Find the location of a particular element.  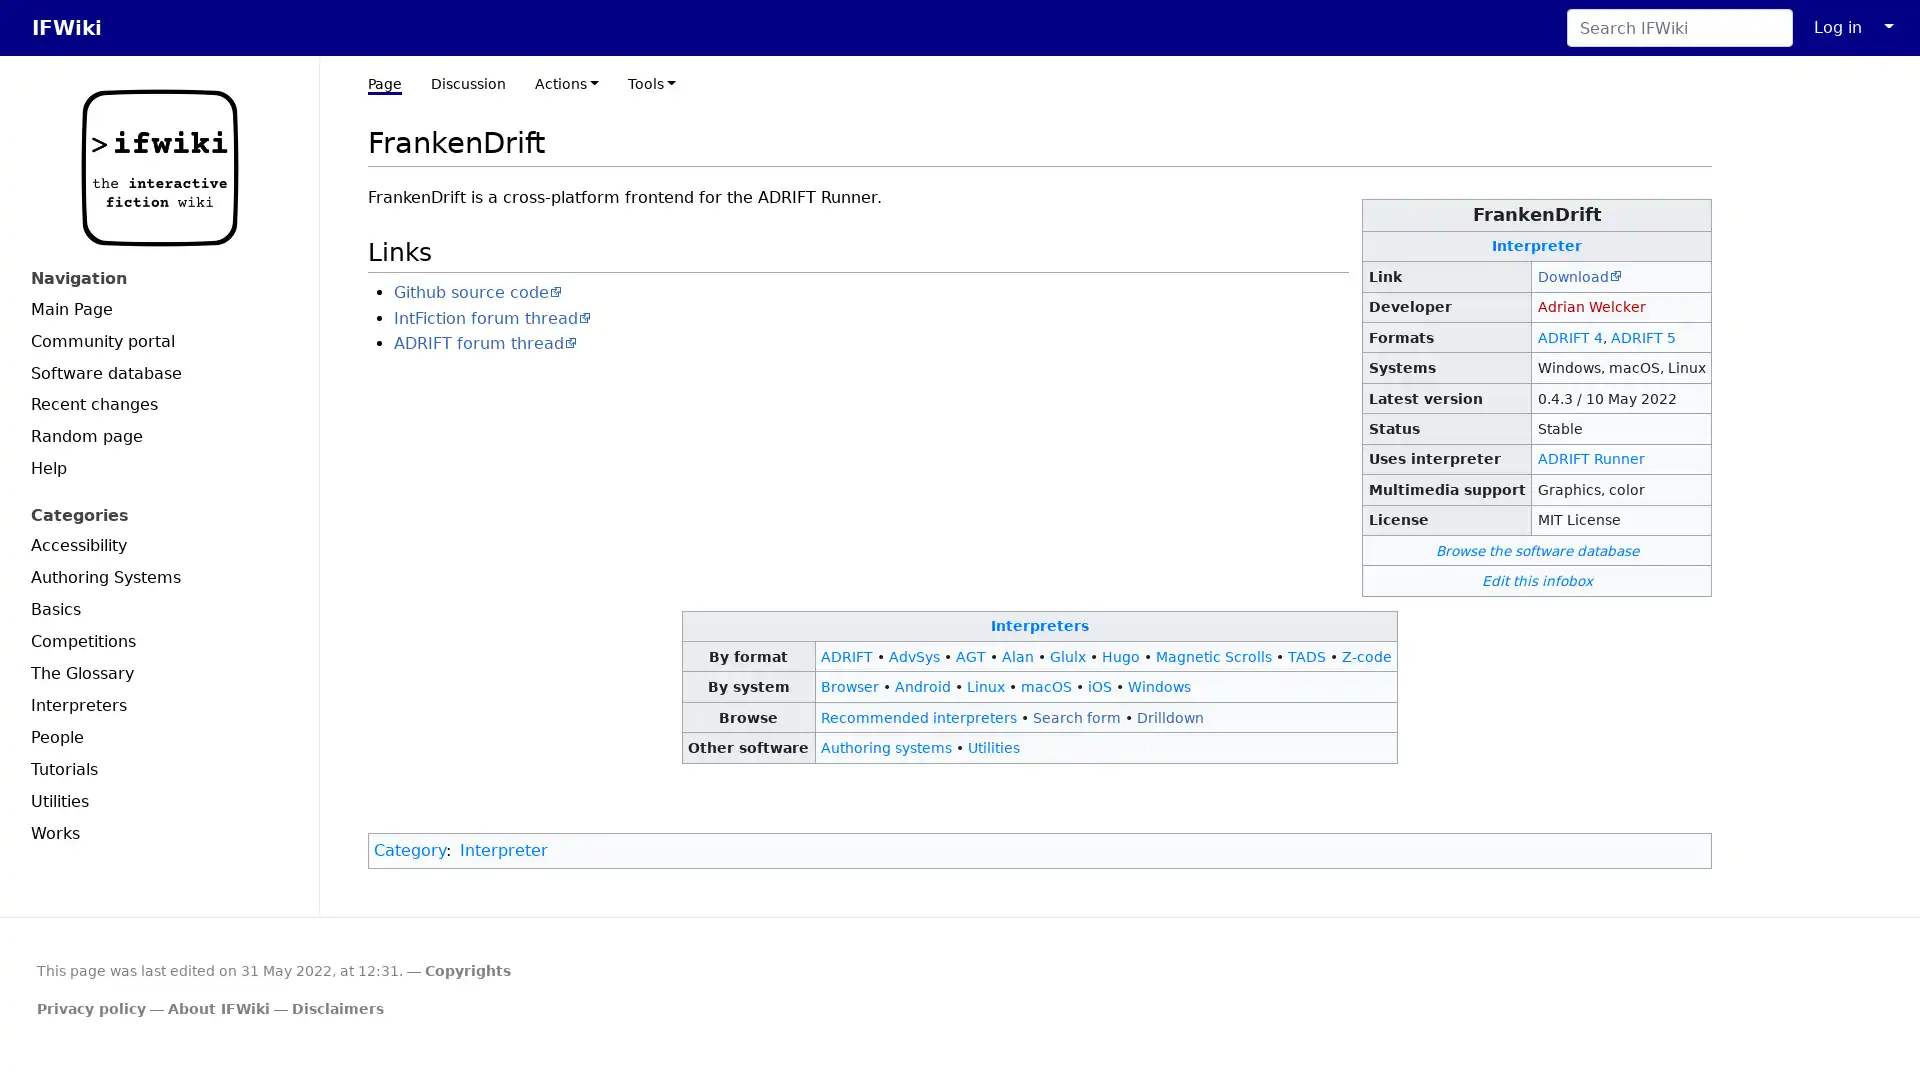

Navigation is located at coordinates (158, 278).